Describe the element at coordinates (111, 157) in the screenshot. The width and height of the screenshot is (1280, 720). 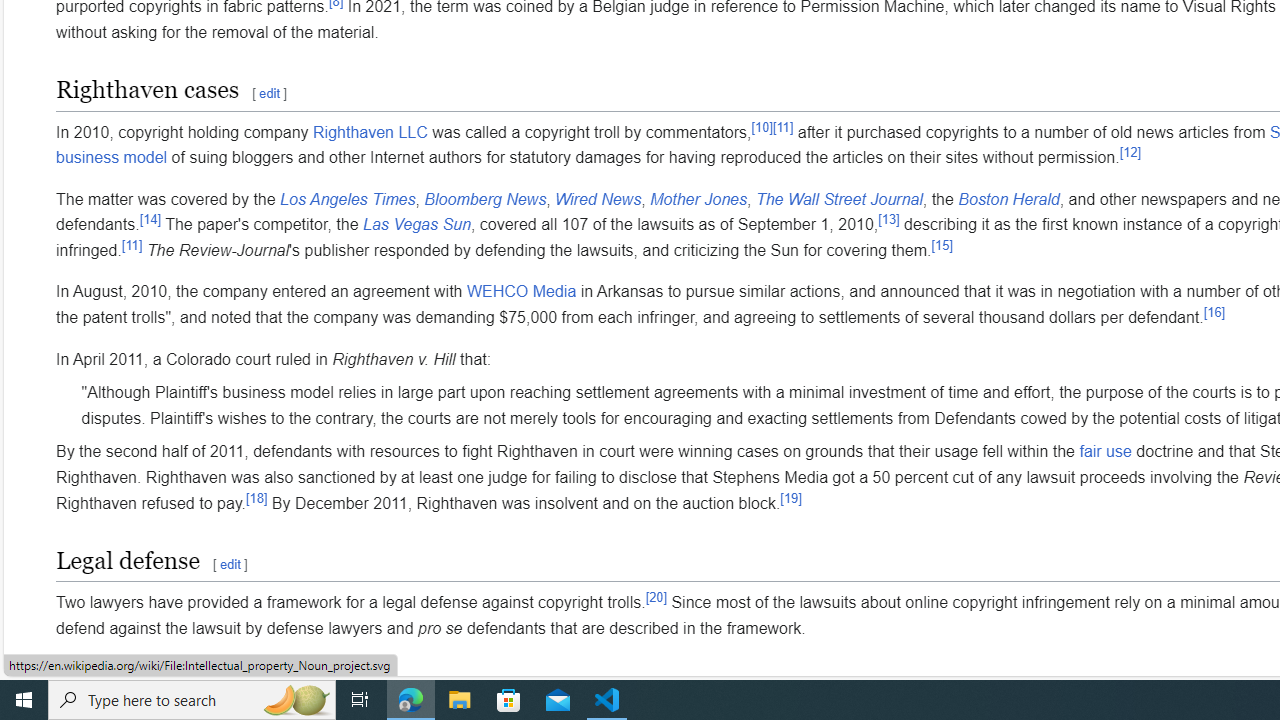
I see `'business model'` at that location.